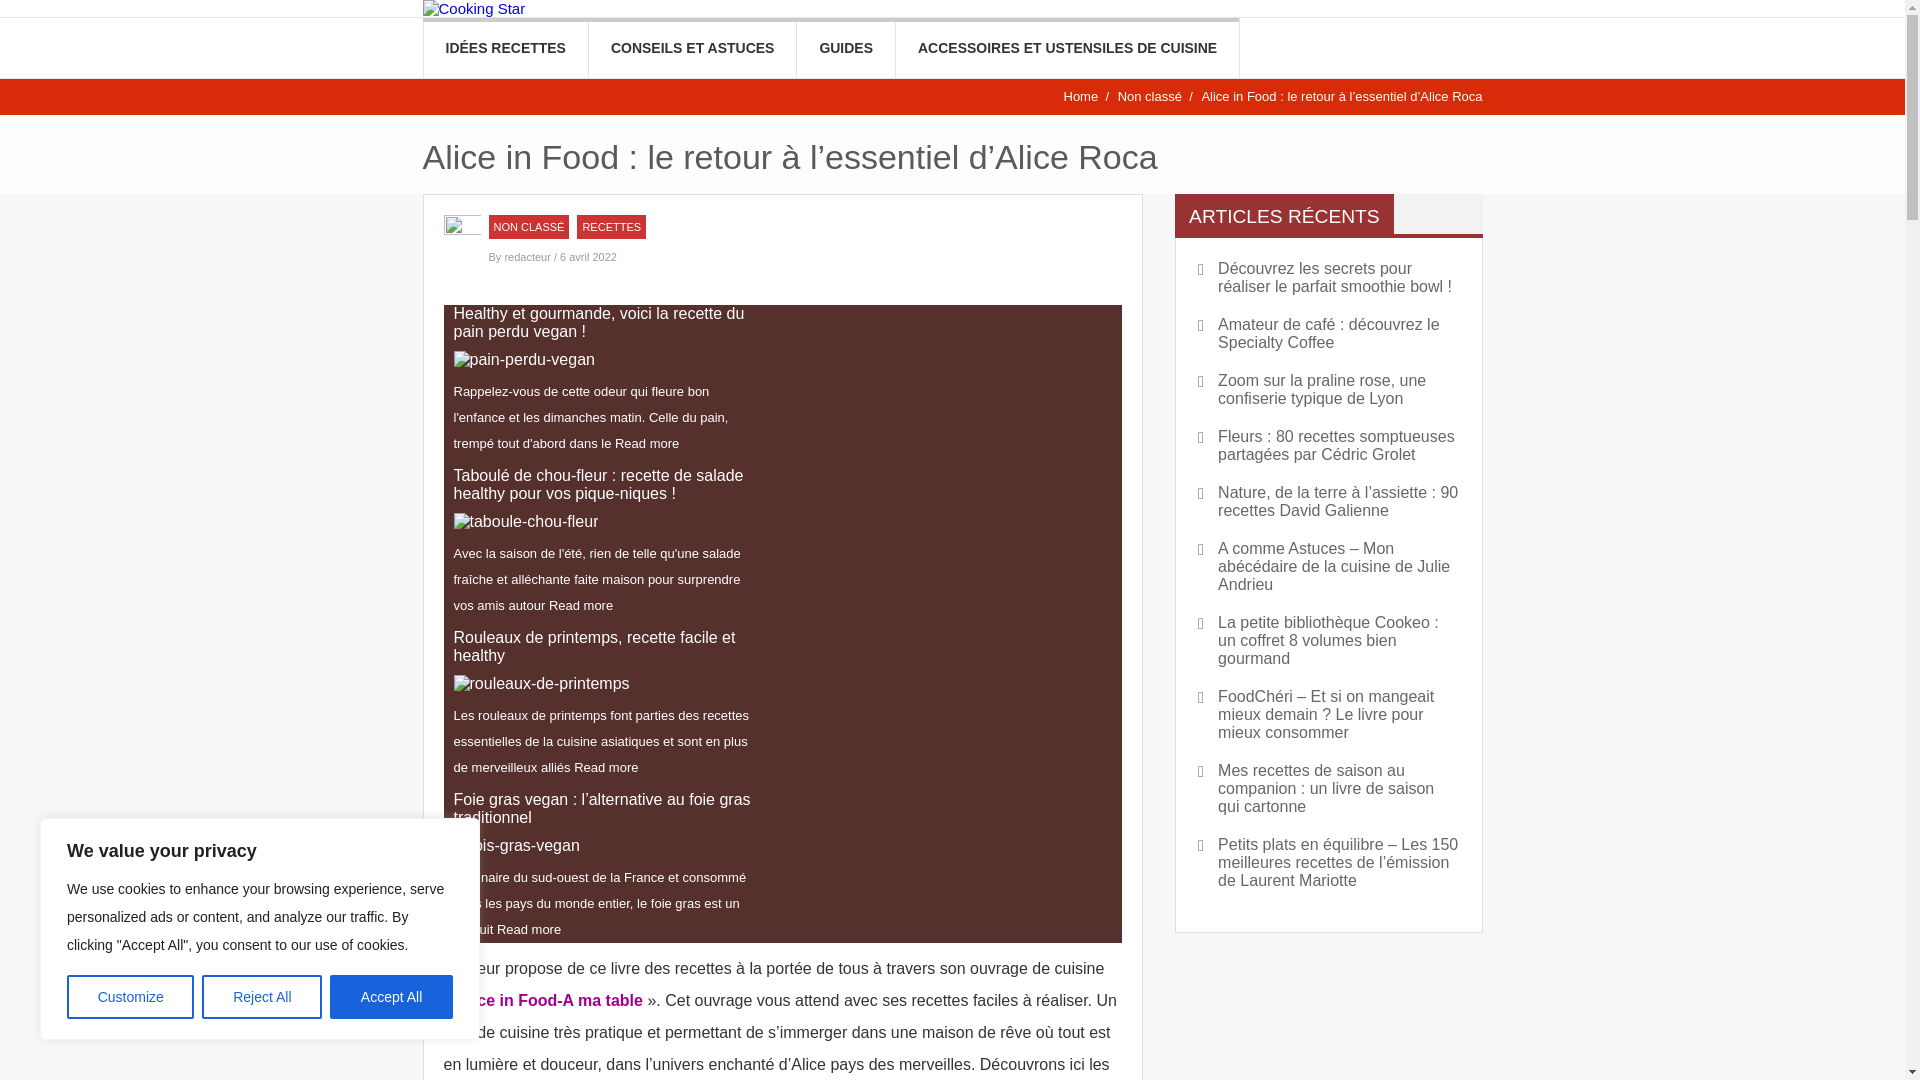 Image resolution: width=1920 pixels, height=1080 pixels. I want to click on 'Read more', so click(647, 442).